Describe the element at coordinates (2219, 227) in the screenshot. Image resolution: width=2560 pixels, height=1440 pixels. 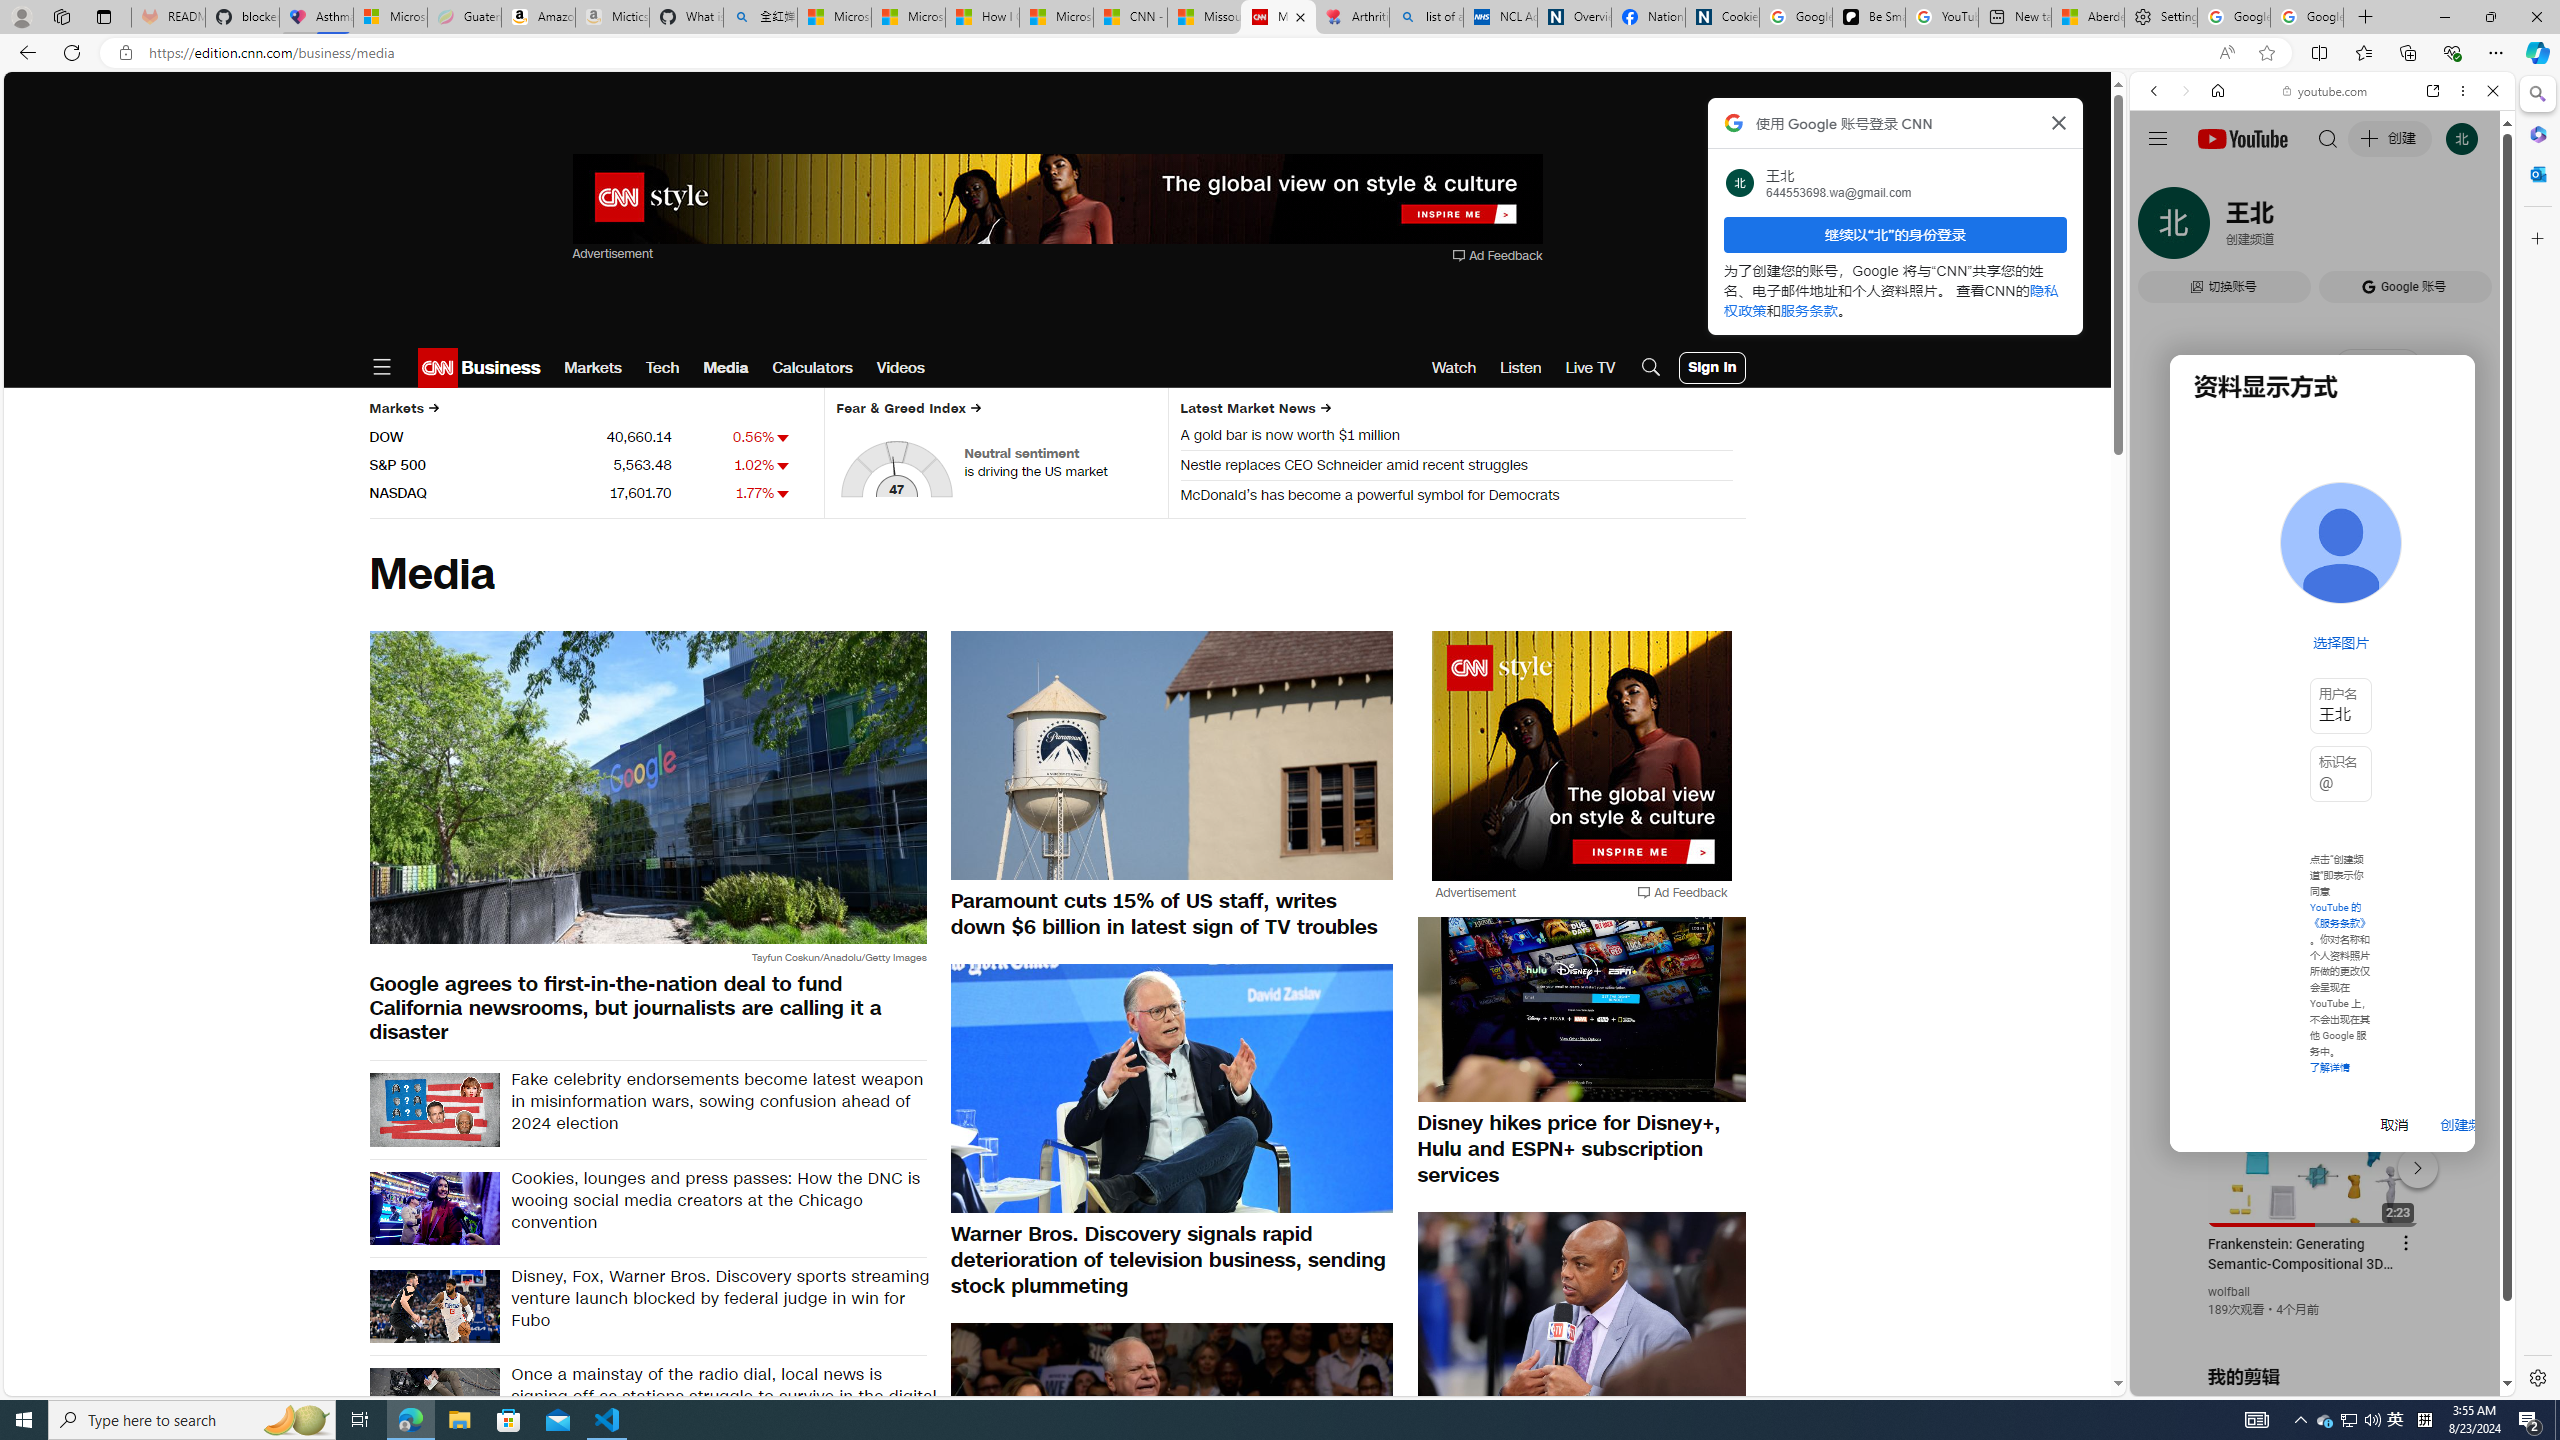
I see `'Search Filter, IMAGES'` at that location.